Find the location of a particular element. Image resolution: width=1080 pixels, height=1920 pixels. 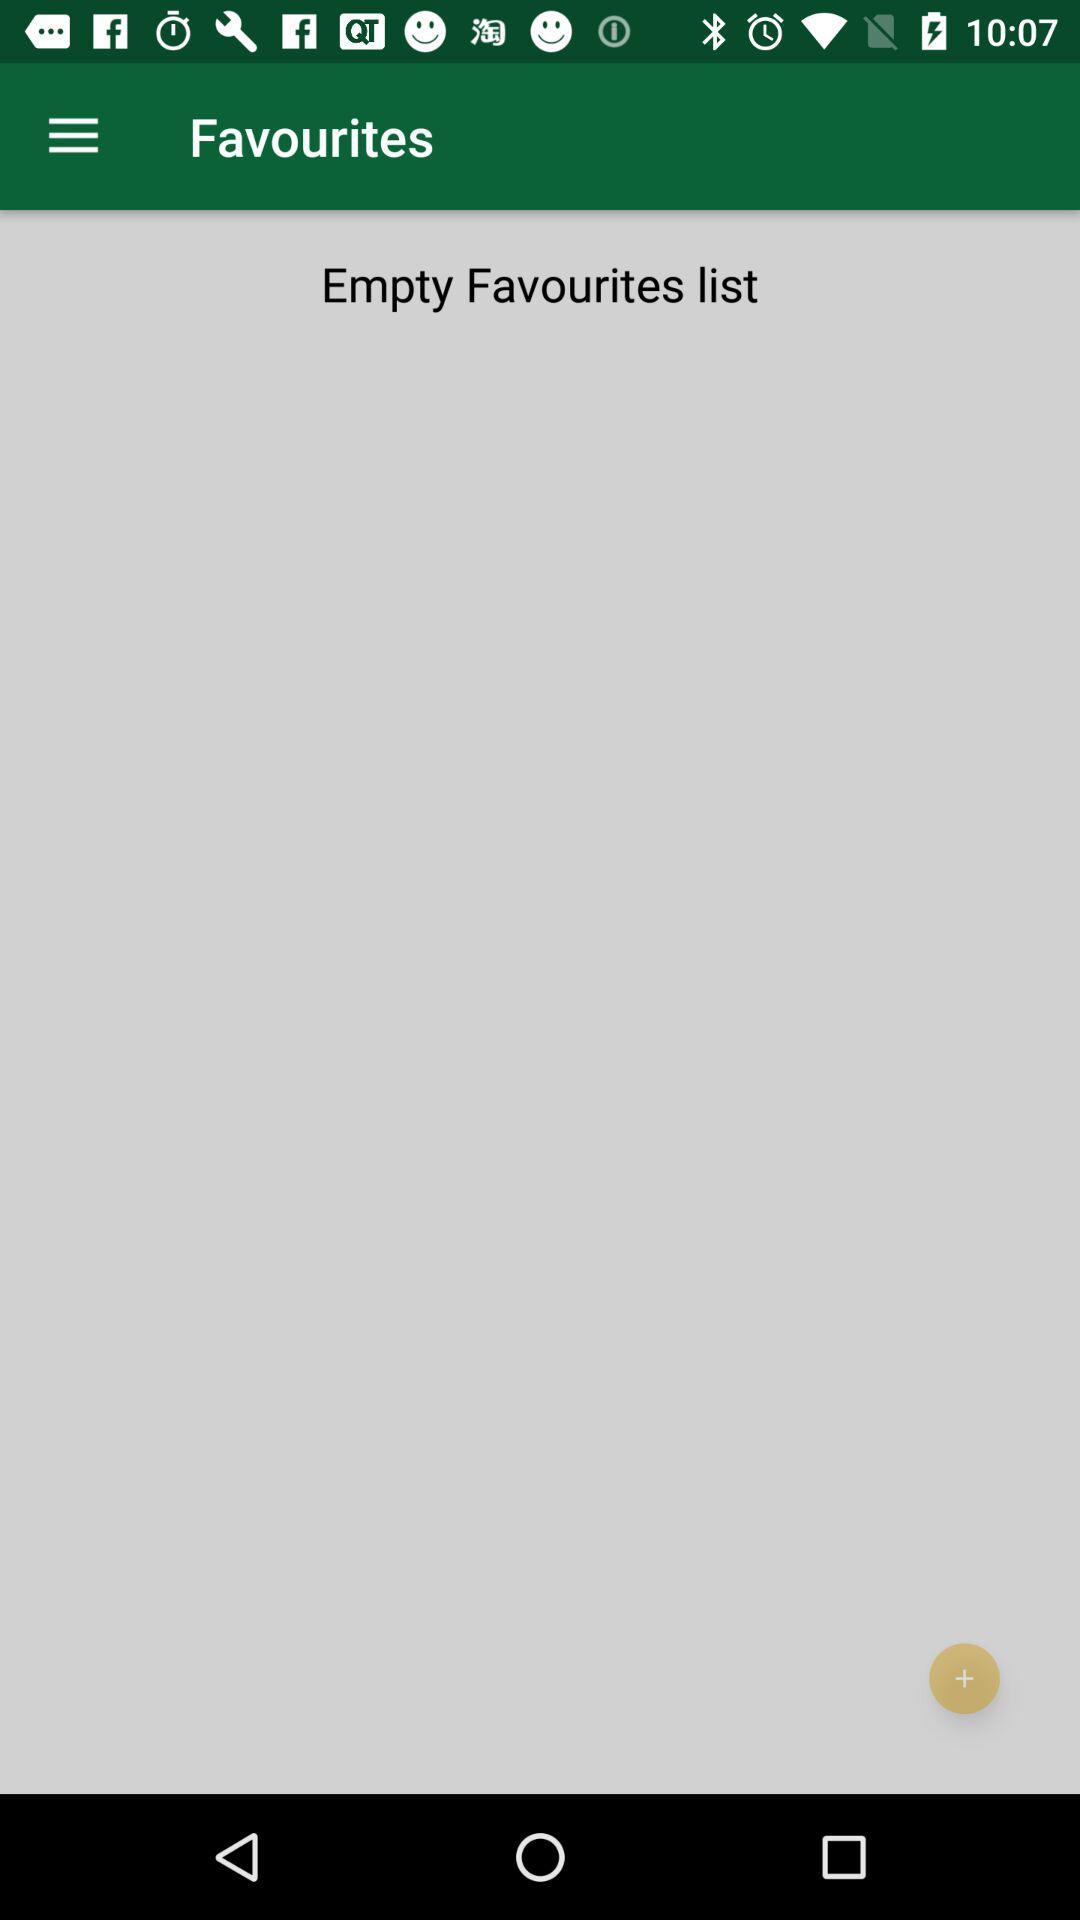

item to the left of favourites item is located at coordinates (72, 135).